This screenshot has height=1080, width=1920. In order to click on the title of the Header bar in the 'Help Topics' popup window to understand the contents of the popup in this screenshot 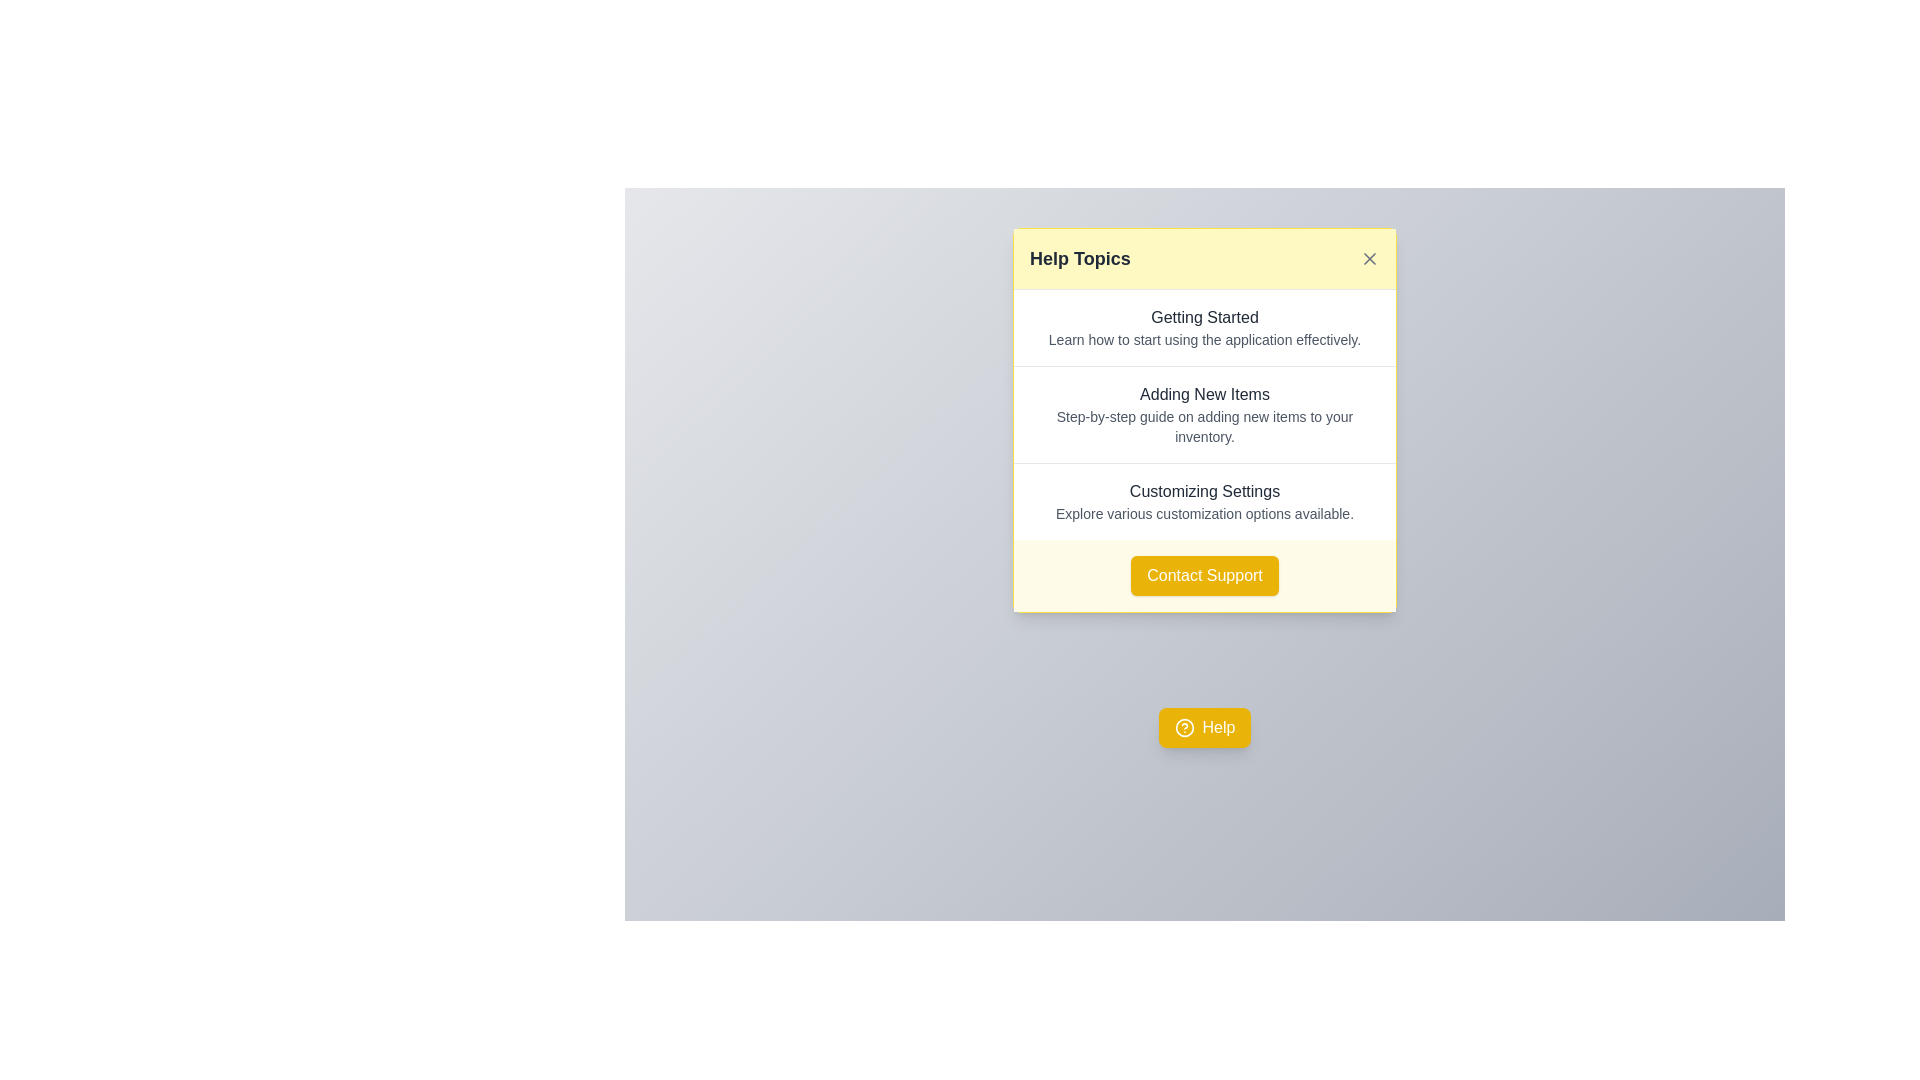, I will do `click(1203, 258)`.